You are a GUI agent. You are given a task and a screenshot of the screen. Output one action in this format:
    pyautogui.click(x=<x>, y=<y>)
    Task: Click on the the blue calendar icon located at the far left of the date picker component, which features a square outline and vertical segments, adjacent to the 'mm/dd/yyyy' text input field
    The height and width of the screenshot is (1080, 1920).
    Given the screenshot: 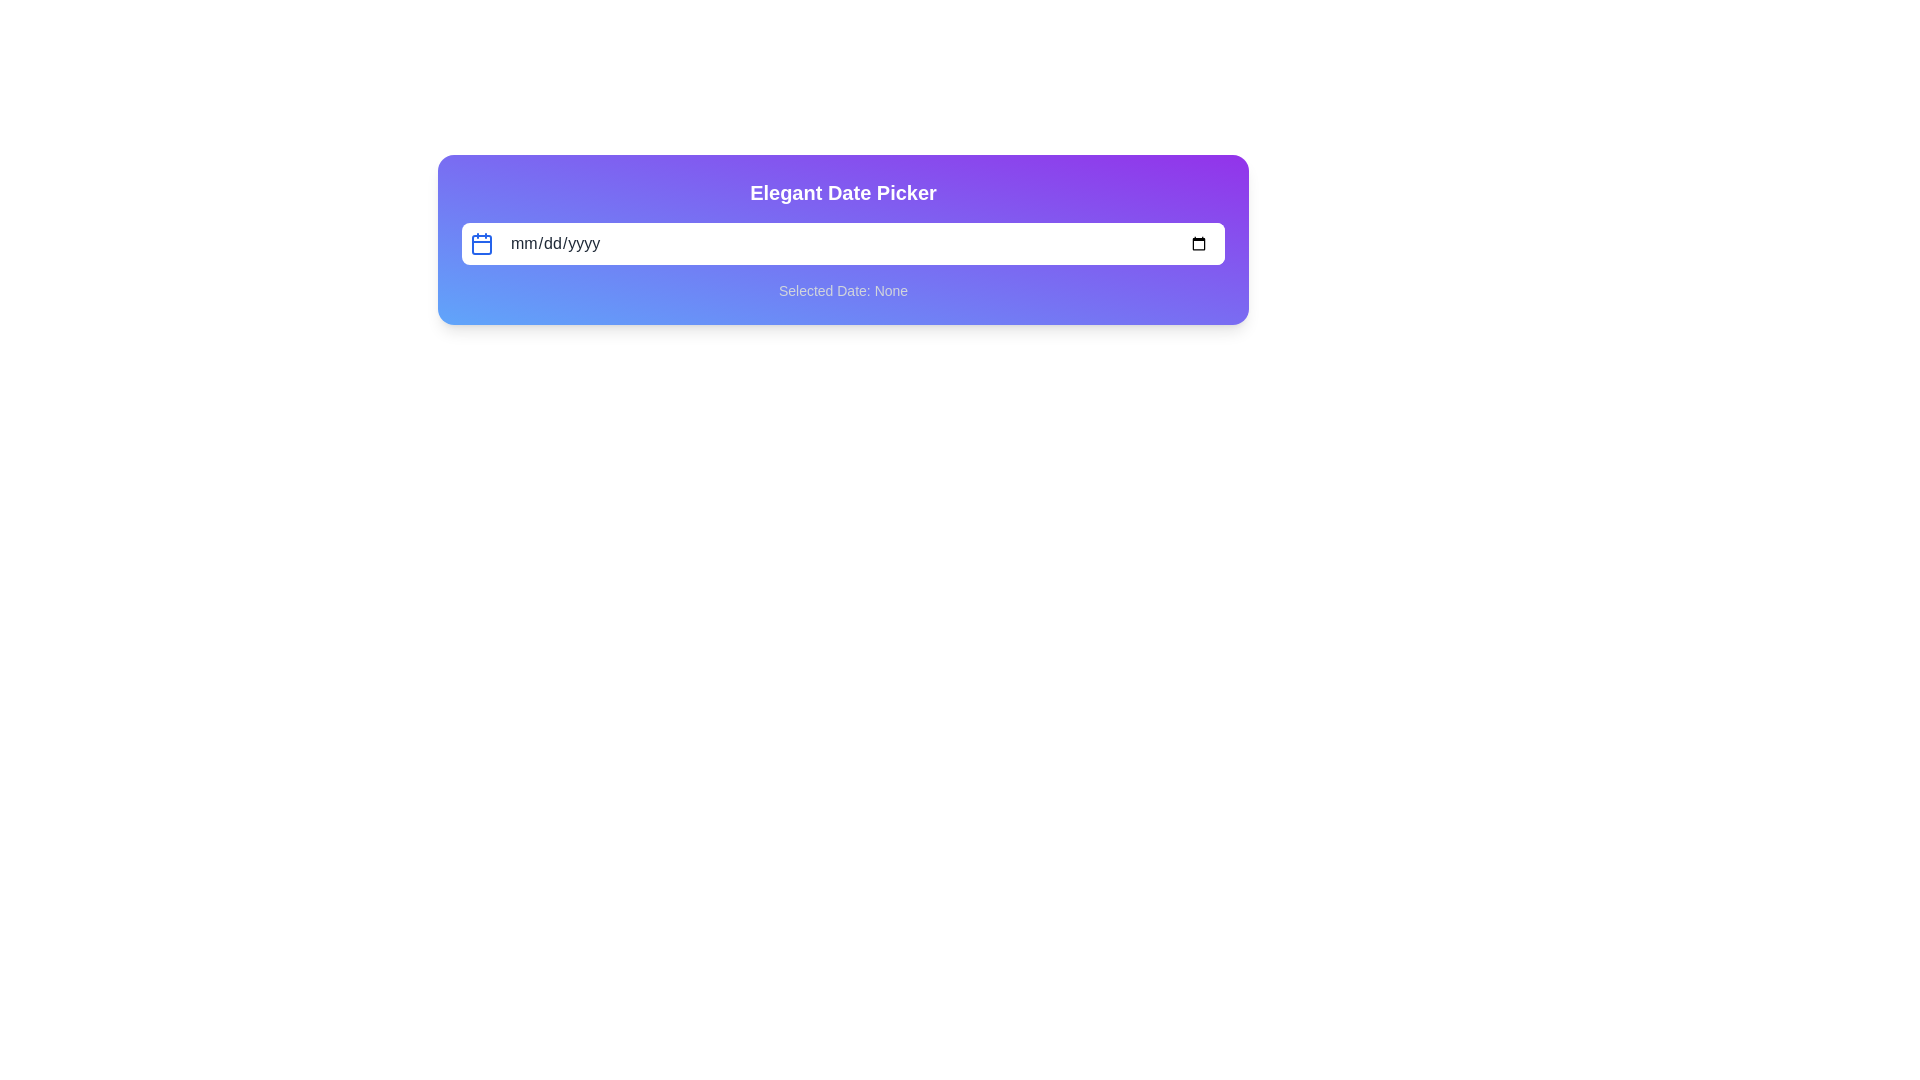 What is the action you would take?
    pyautogui.click(x=481, y=242)
    